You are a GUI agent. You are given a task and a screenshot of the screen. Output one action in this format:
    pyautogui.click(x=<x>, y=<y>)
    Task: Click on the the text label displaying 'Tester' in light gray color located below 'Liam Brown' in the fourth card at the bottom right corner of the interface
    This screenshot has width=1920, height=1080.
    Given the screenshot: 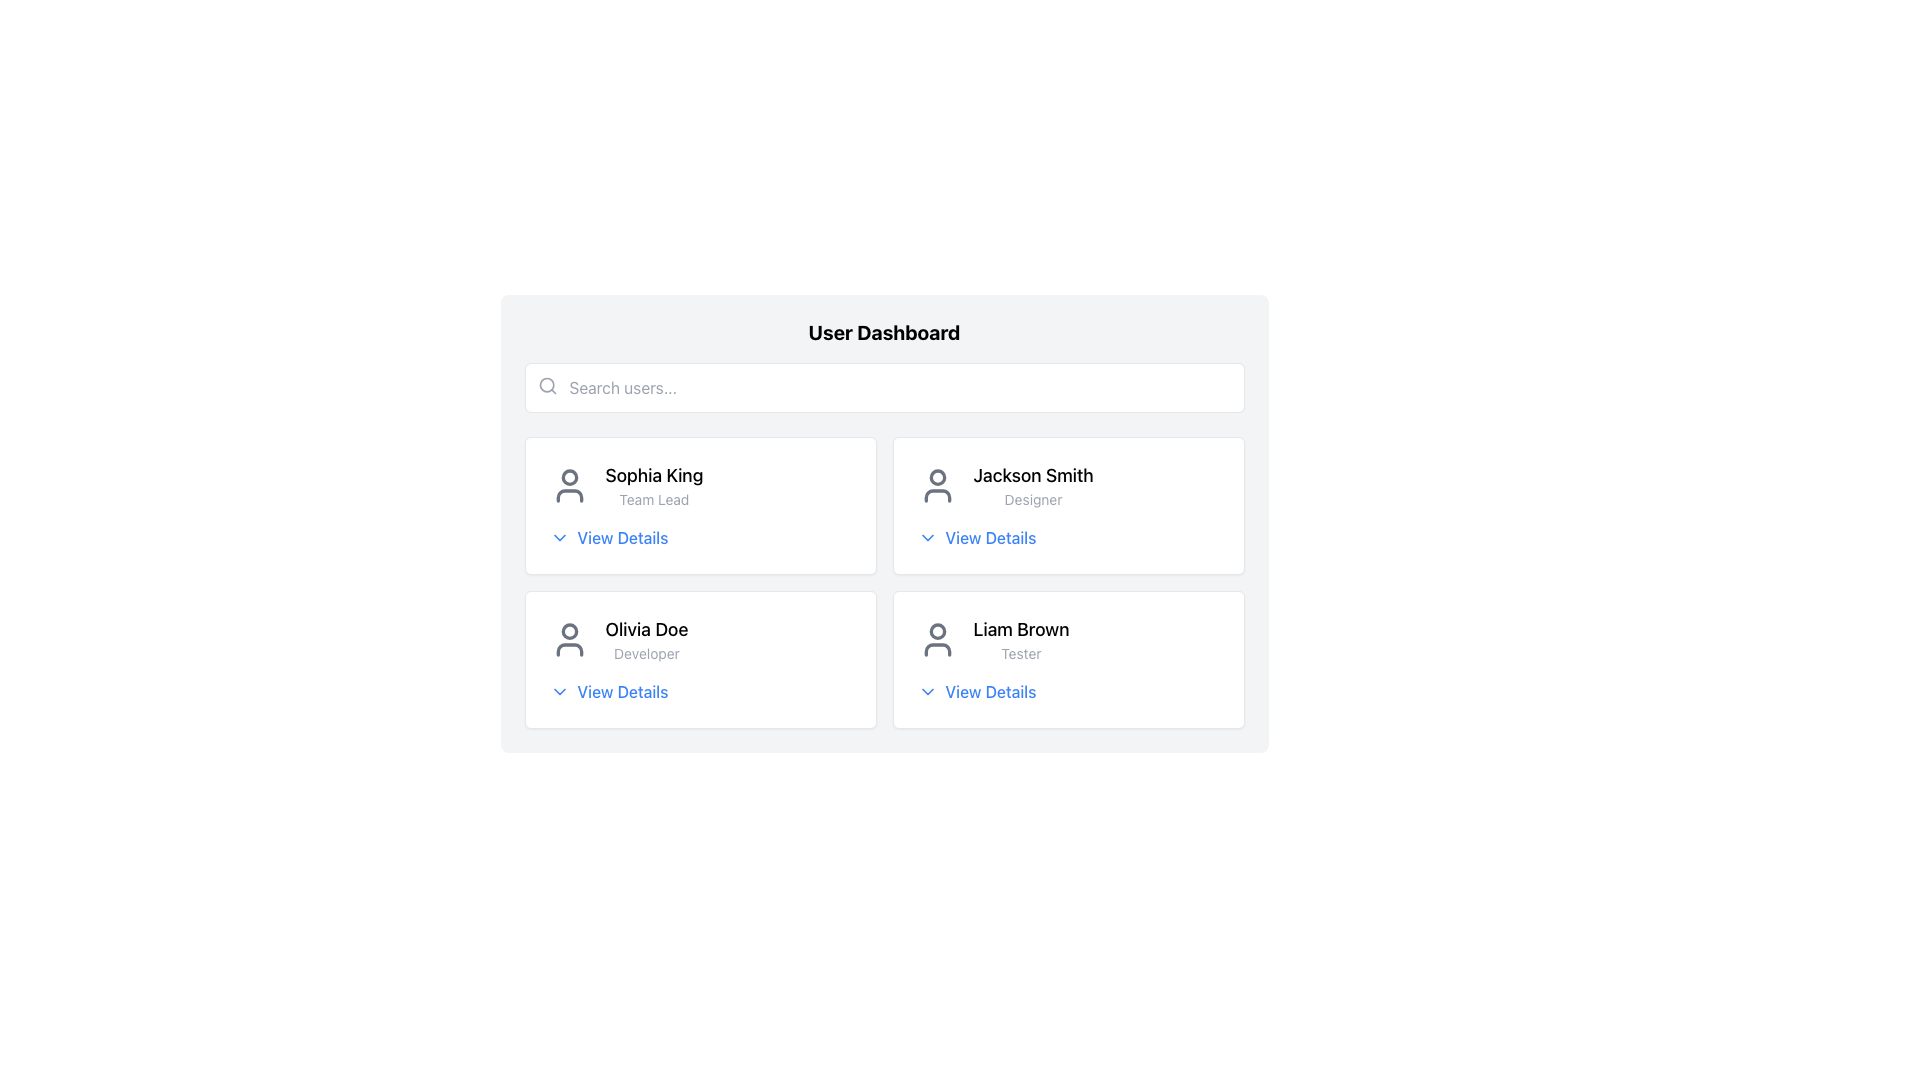 What is the action you would take?
    pyautogui.click(x=1021, y=654)
    